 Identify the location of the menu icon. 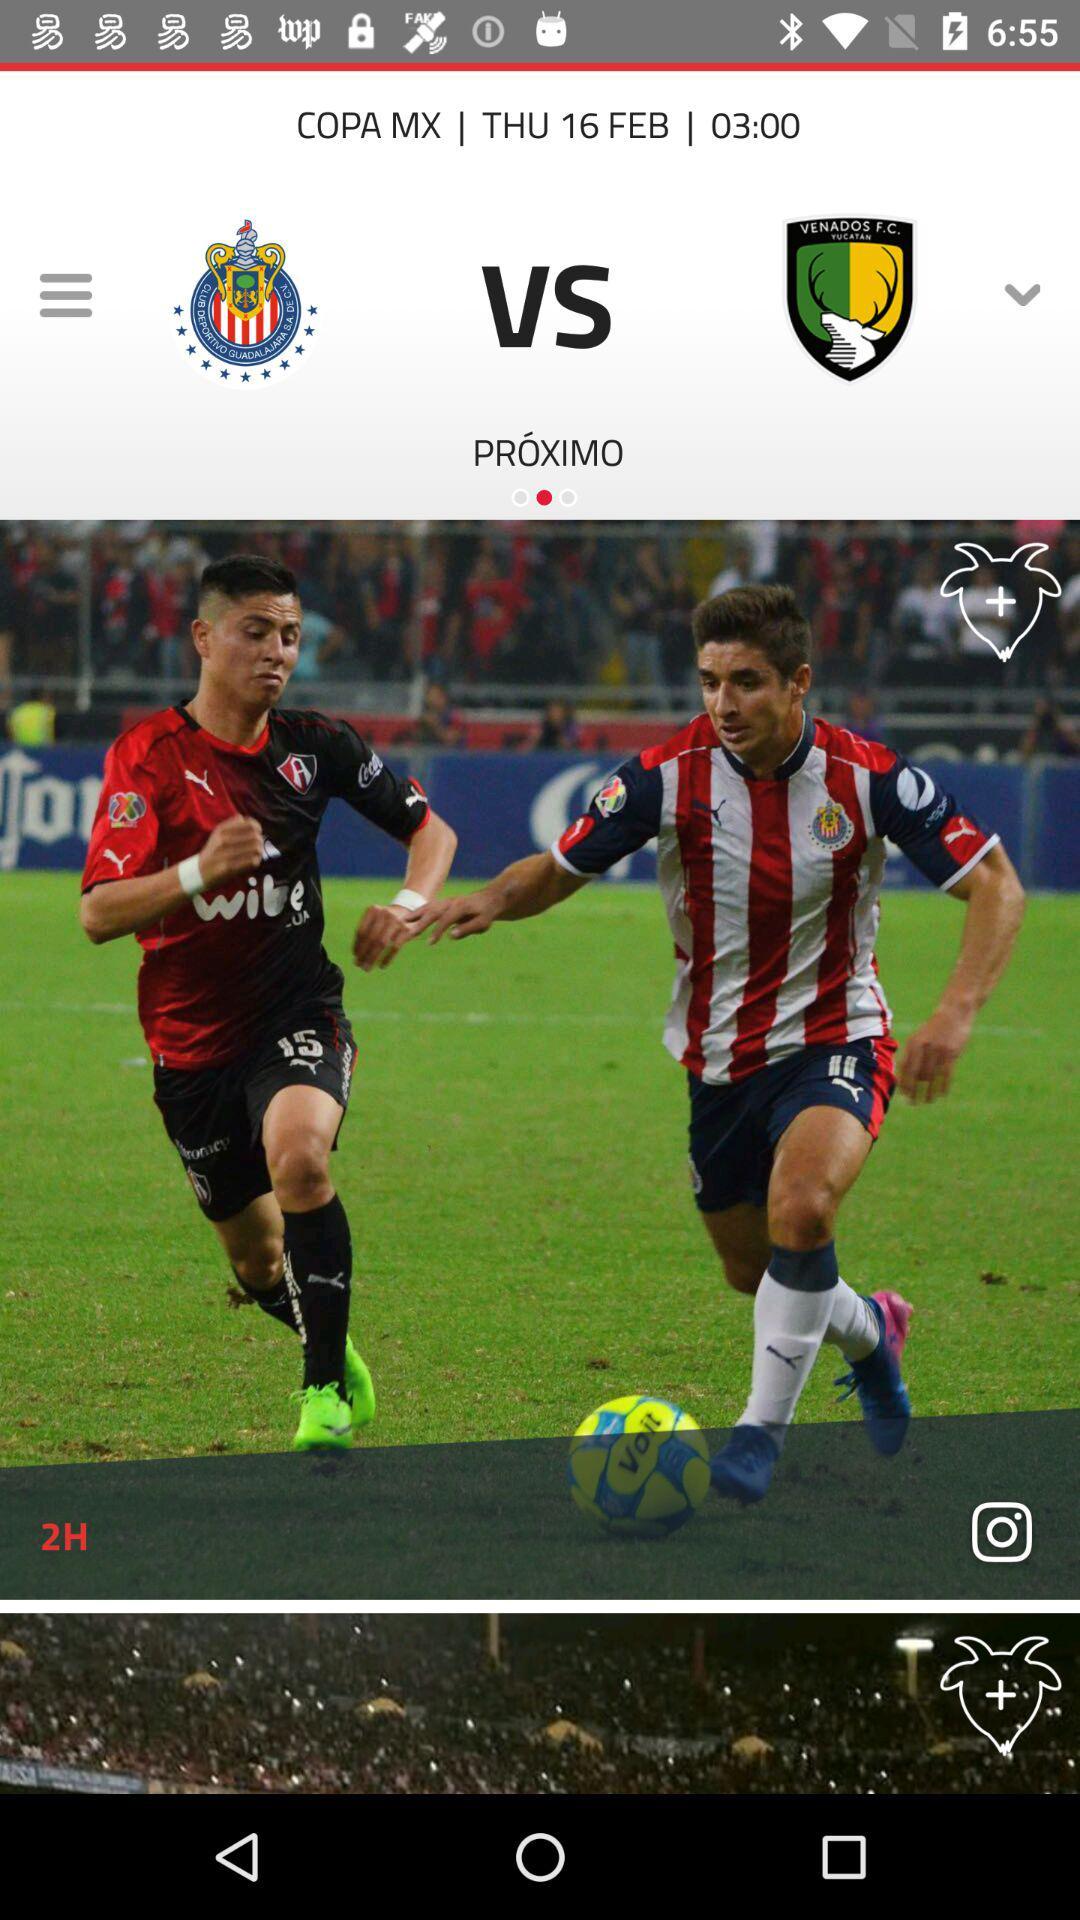
(64, 294).